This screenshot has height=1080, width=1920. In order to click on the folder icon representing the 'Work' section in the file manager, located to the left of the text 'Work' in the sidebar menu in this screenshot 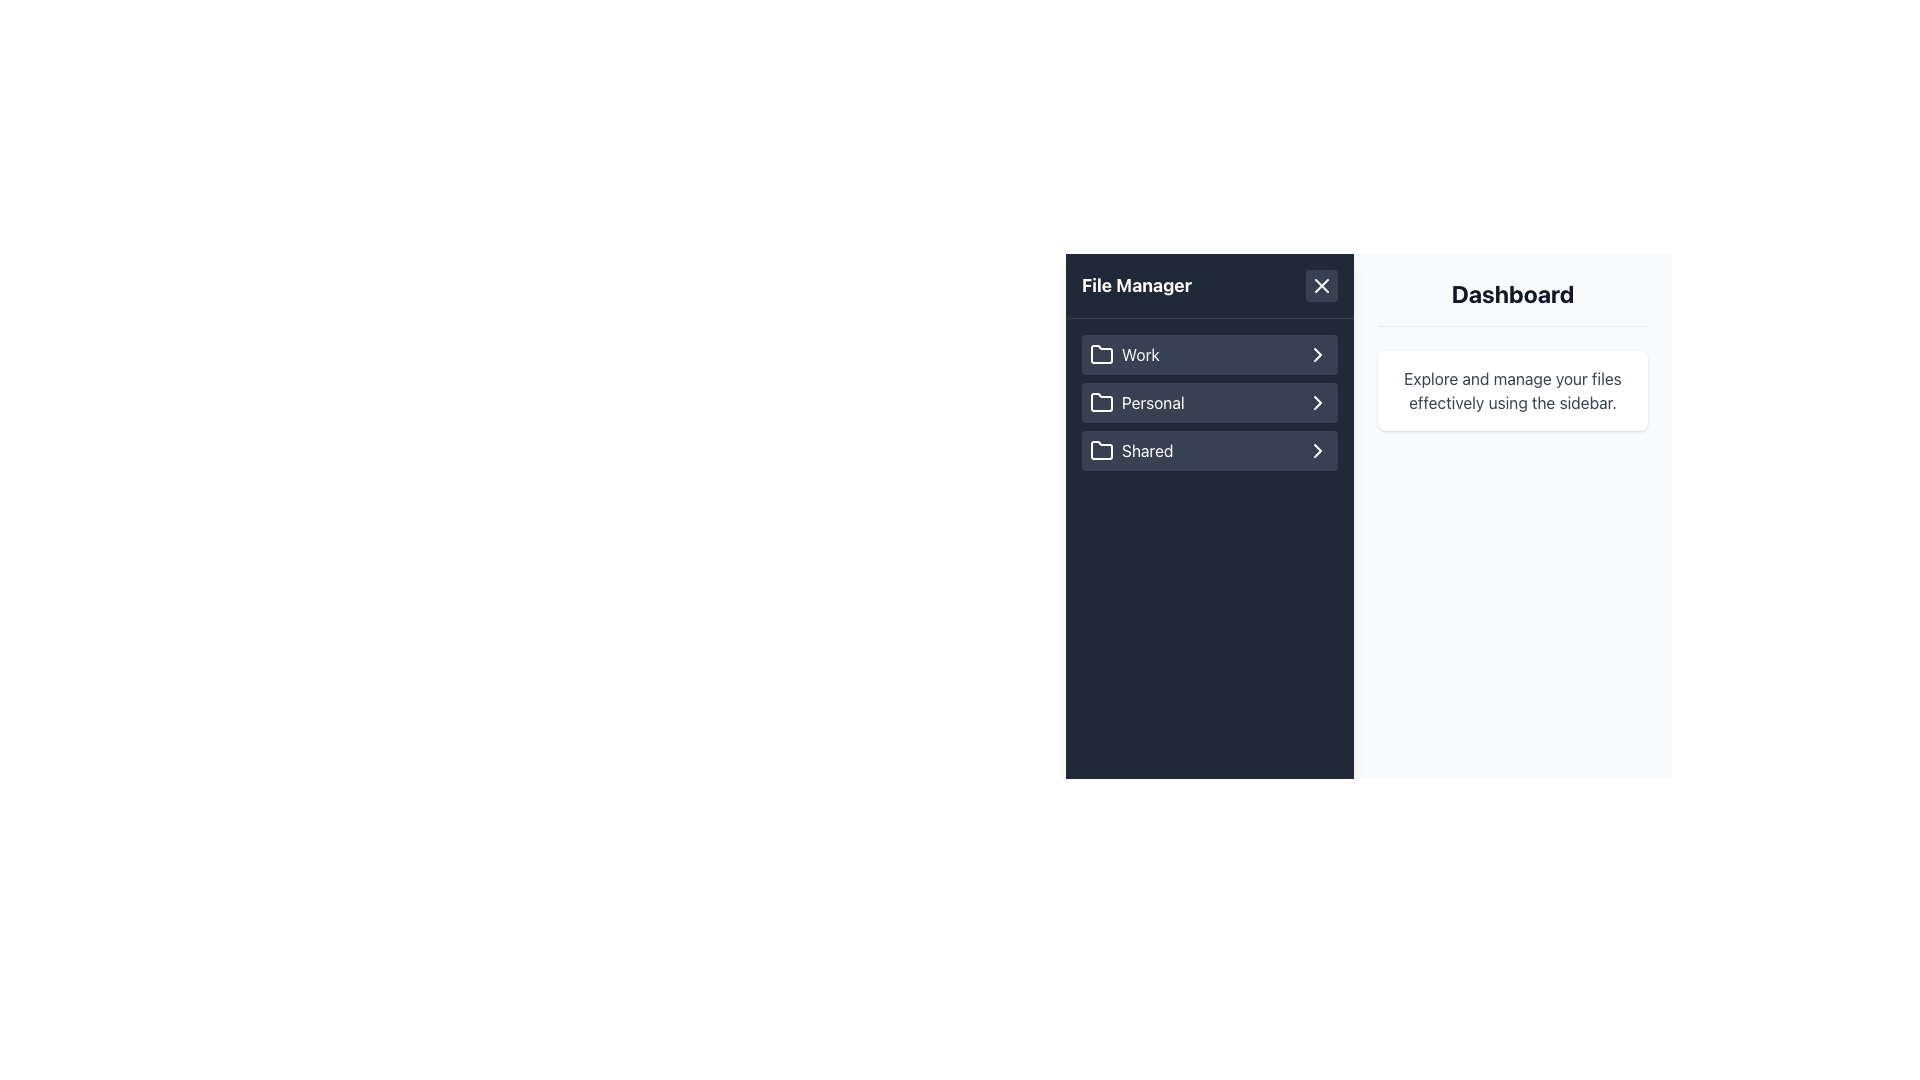, I will do `click(1101, 353)`.